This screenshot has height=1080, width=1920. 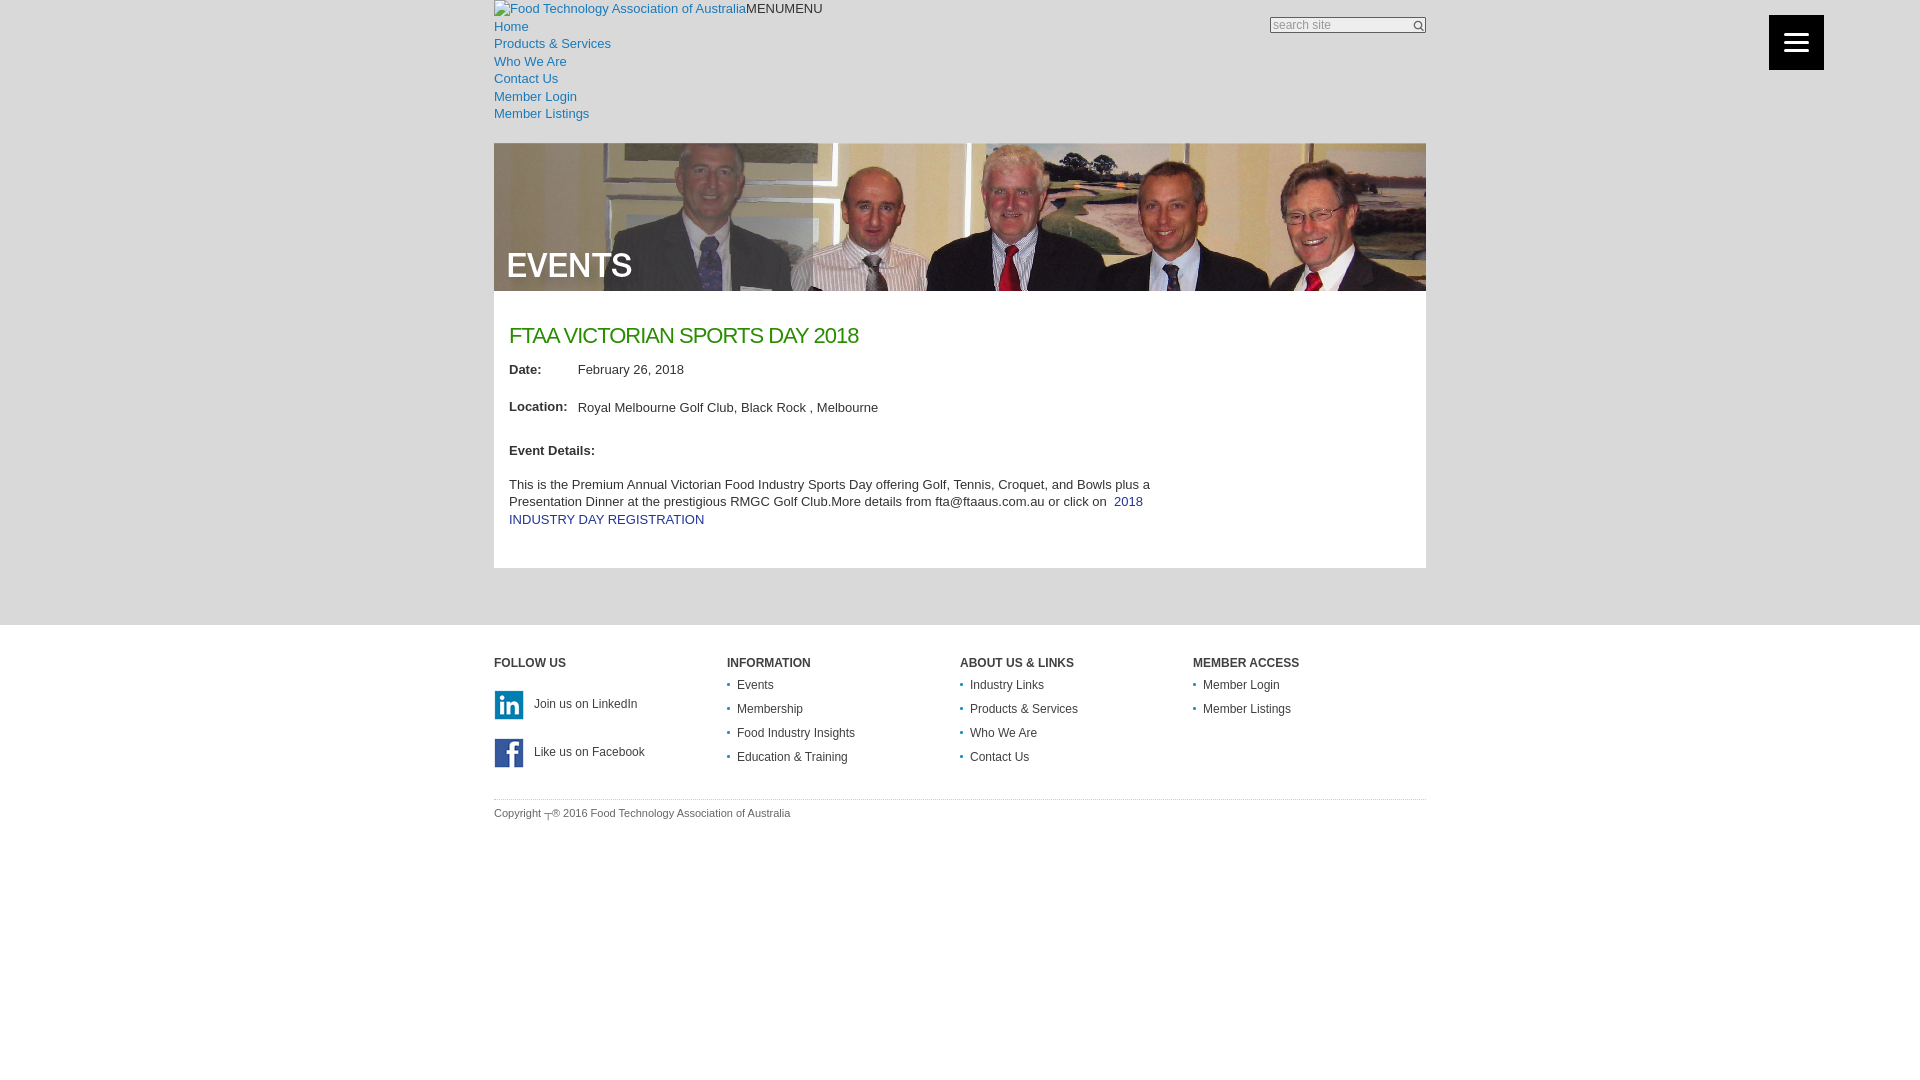 What do you see at coordinates (1003, 732) in the screenshot?
I see `'Who We Are'` at bounding box center [1003, 732].